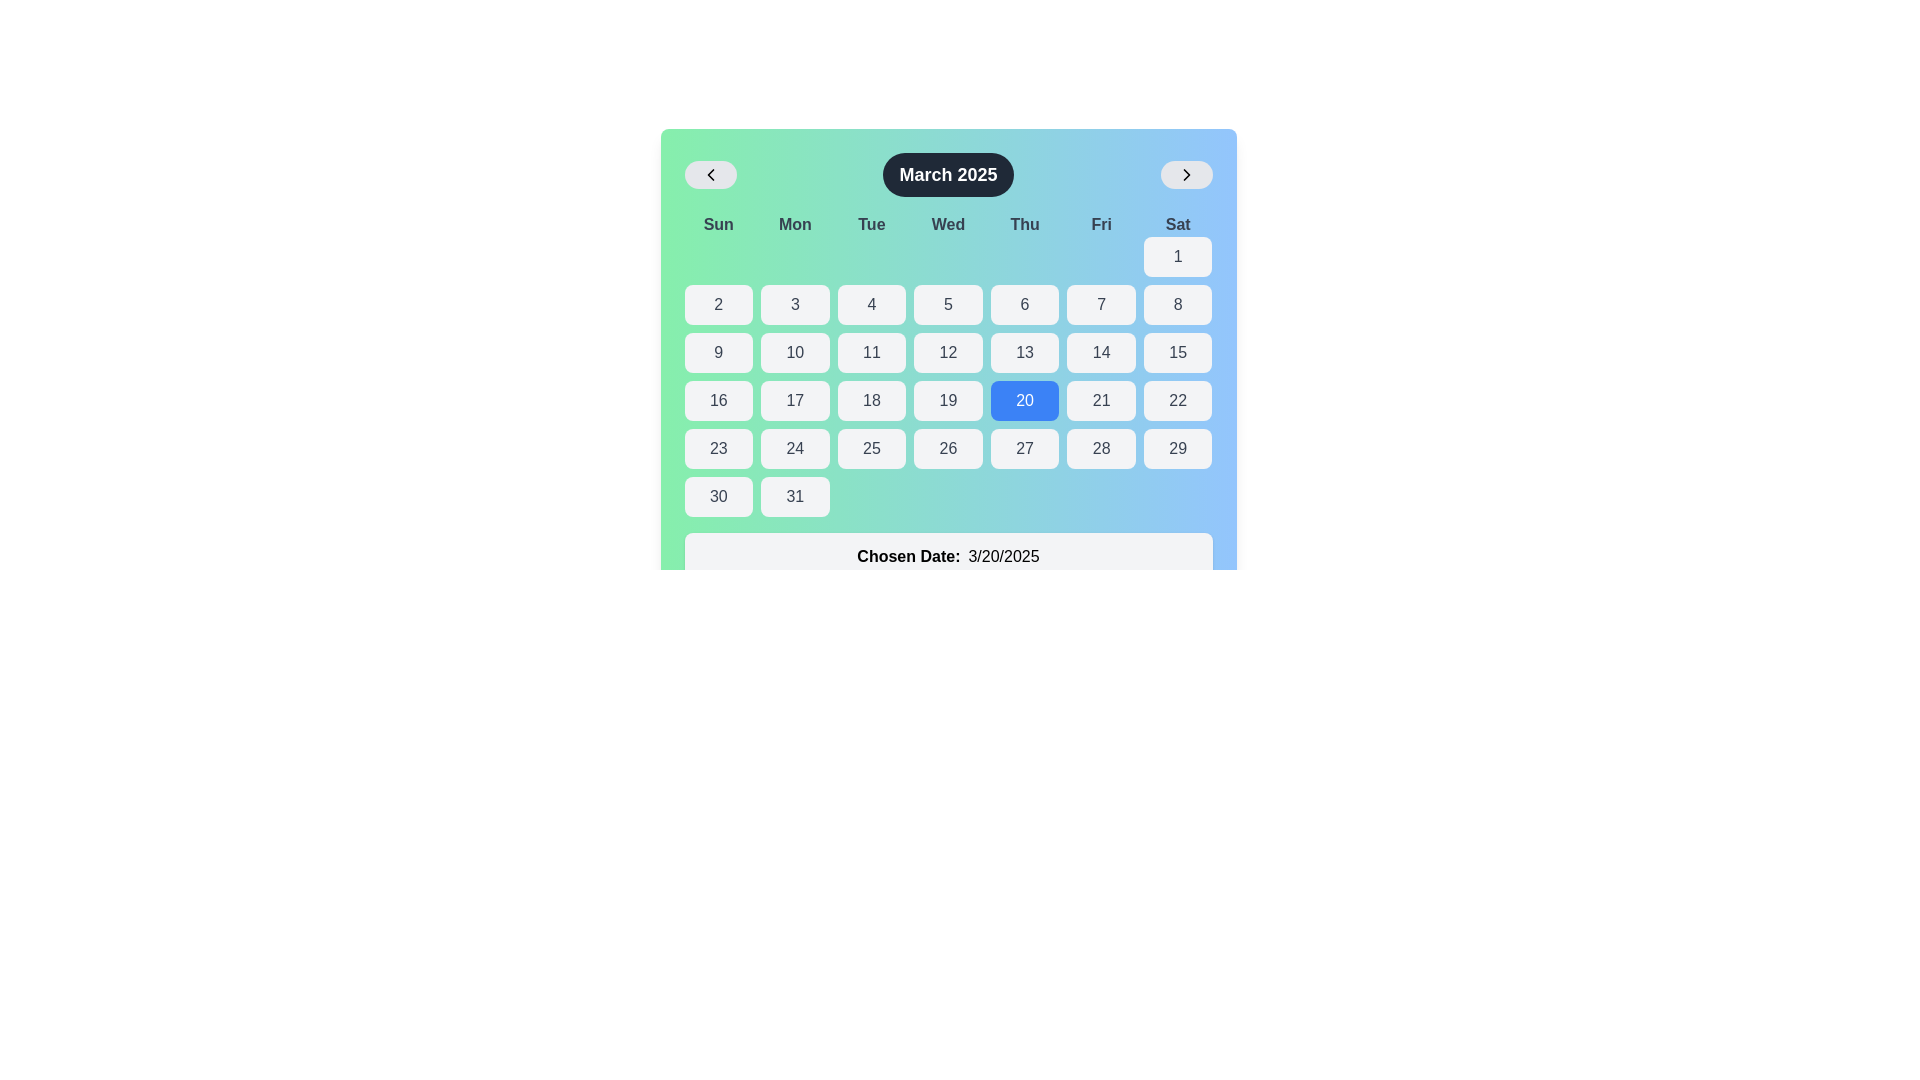 Image resolution: width=1920 pixels, height=1080 pixels. Describe the element at coordinates (947, 447) in the screenshot. I see `the button displaying the number '26' in dark gray text, which is located in the sixth row and fourth column of the calendar grid` at that location.